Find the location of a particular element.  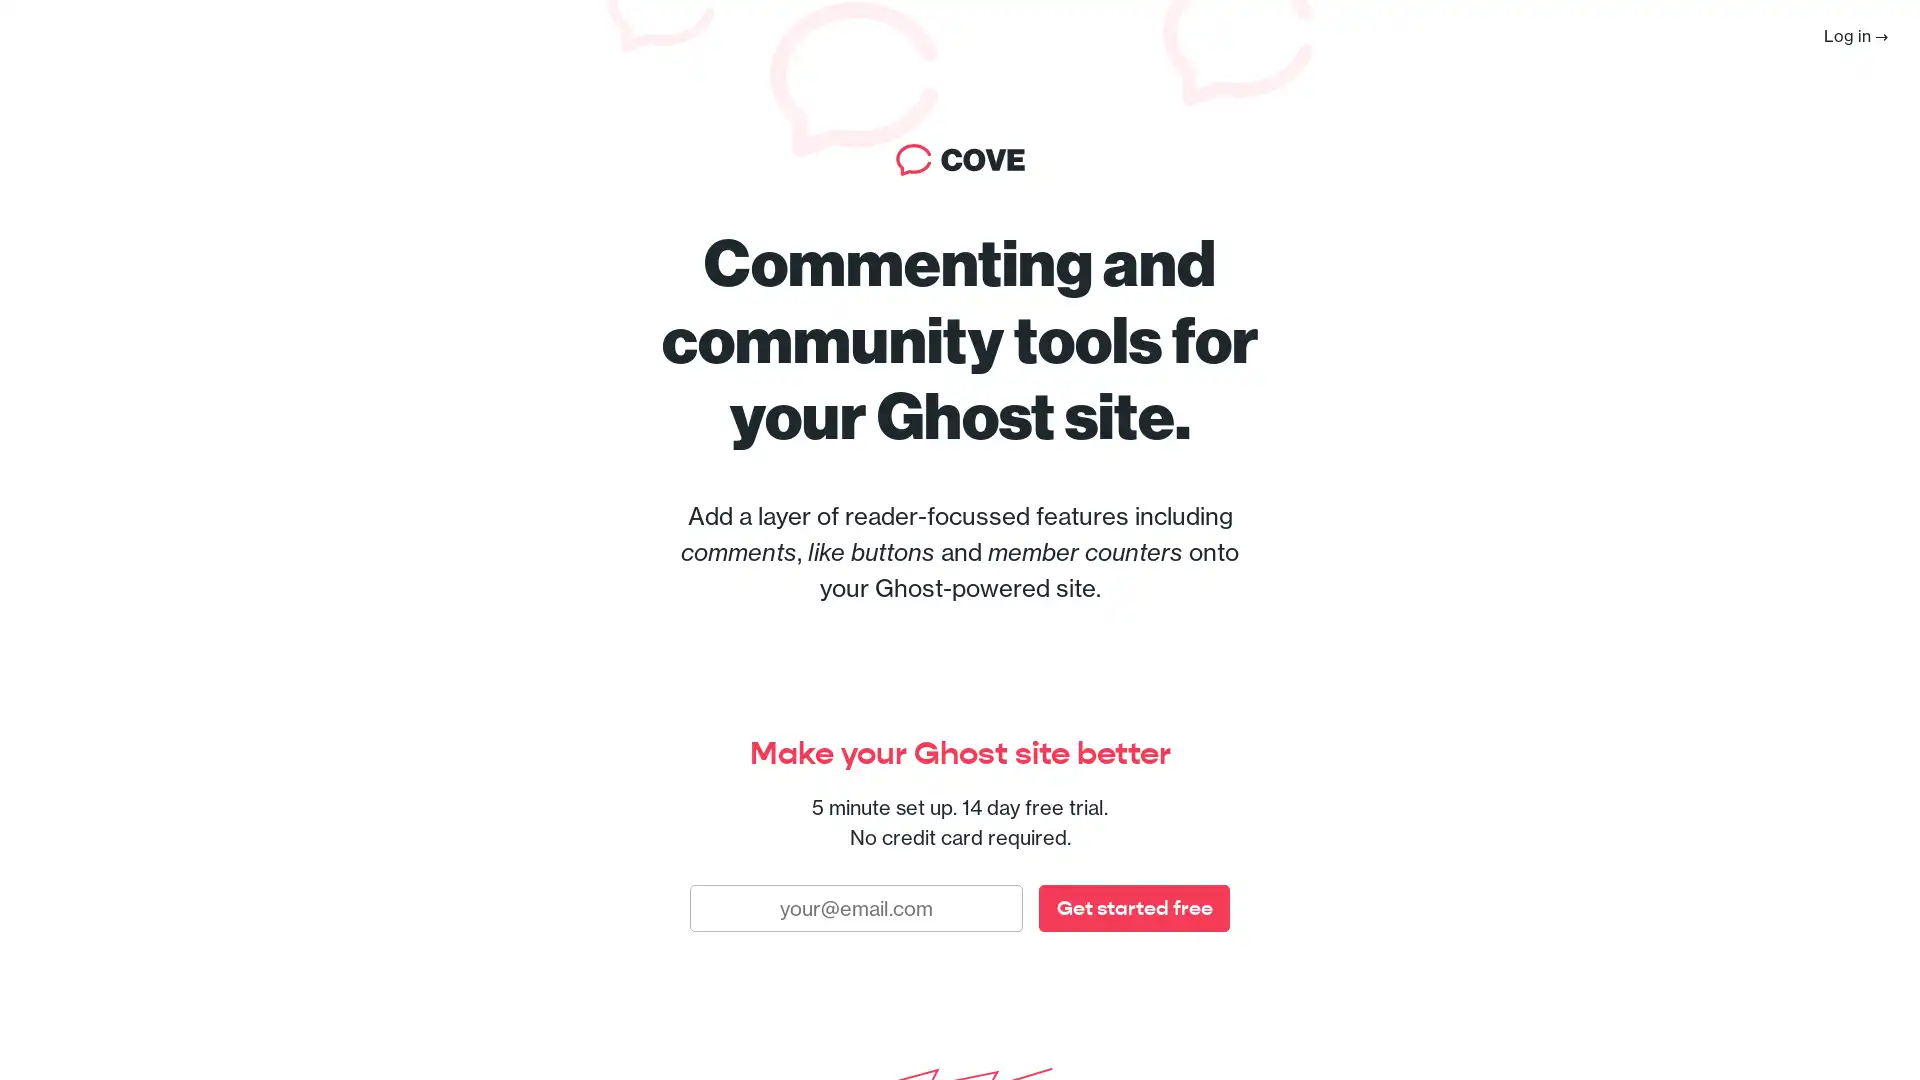

Get started free is located at coordinates (1134, 907).